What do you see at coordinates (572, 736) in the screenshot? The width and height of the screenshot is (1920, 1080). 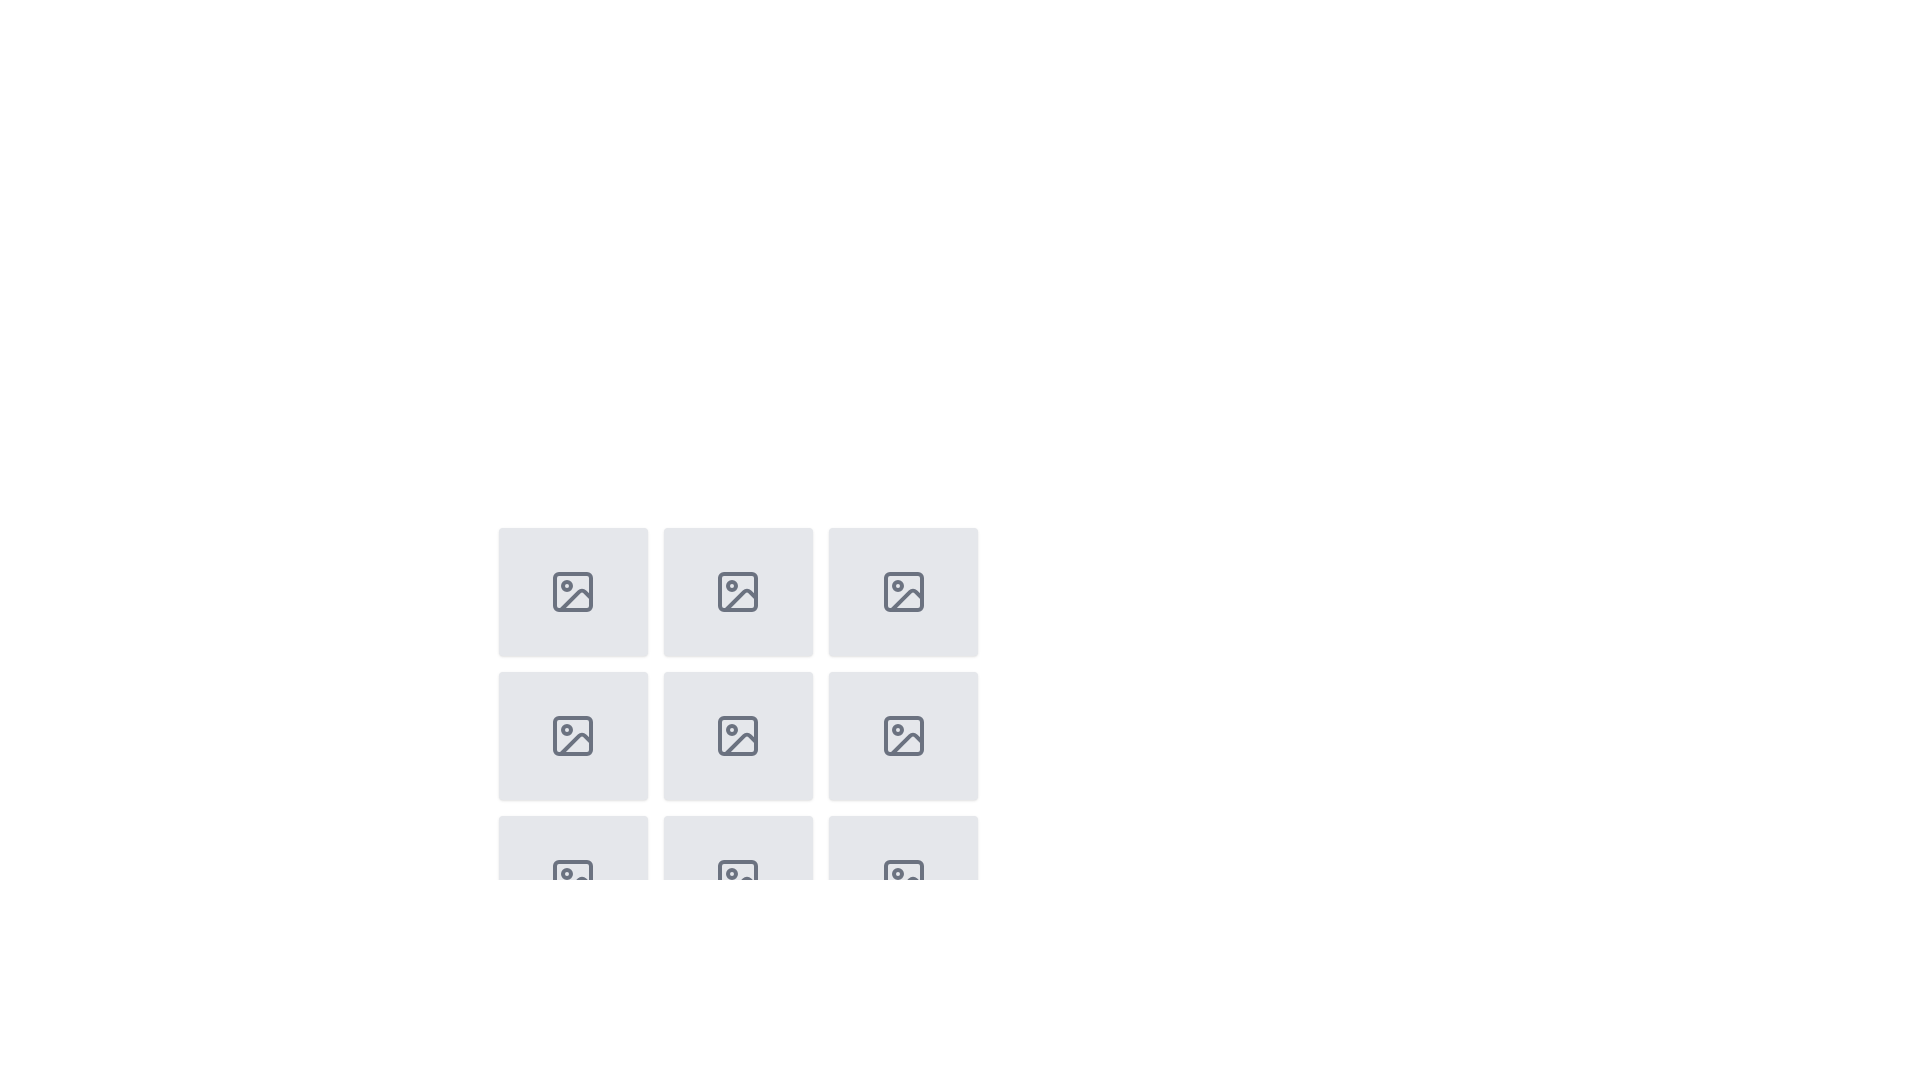 I see `the light gray Placeholder box containing a centered picture frame icon, located in the second slot of the second row of a 3x3 grid layout` at bounding box center [572, 736].